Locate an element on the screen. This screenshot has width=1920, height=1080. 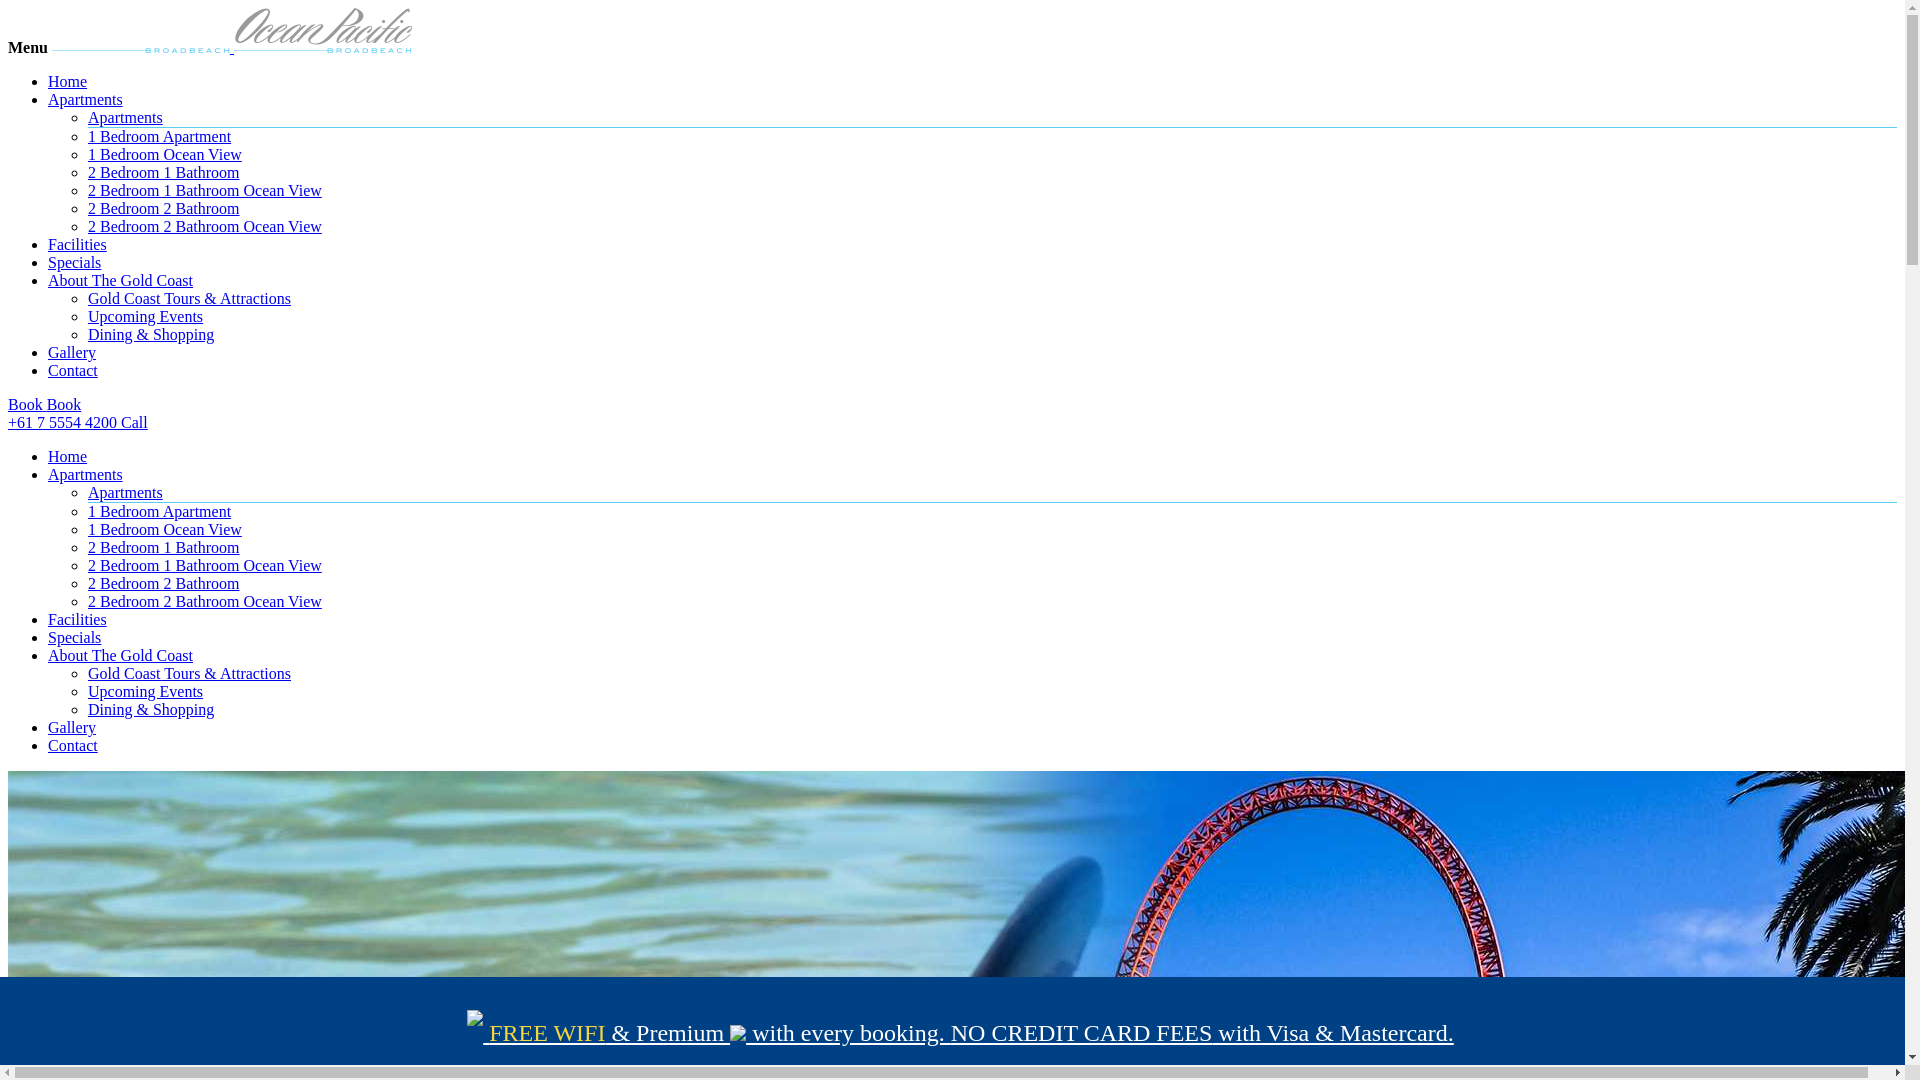
'1 Bedroom Apartment' is located at coordinates (158, 510).